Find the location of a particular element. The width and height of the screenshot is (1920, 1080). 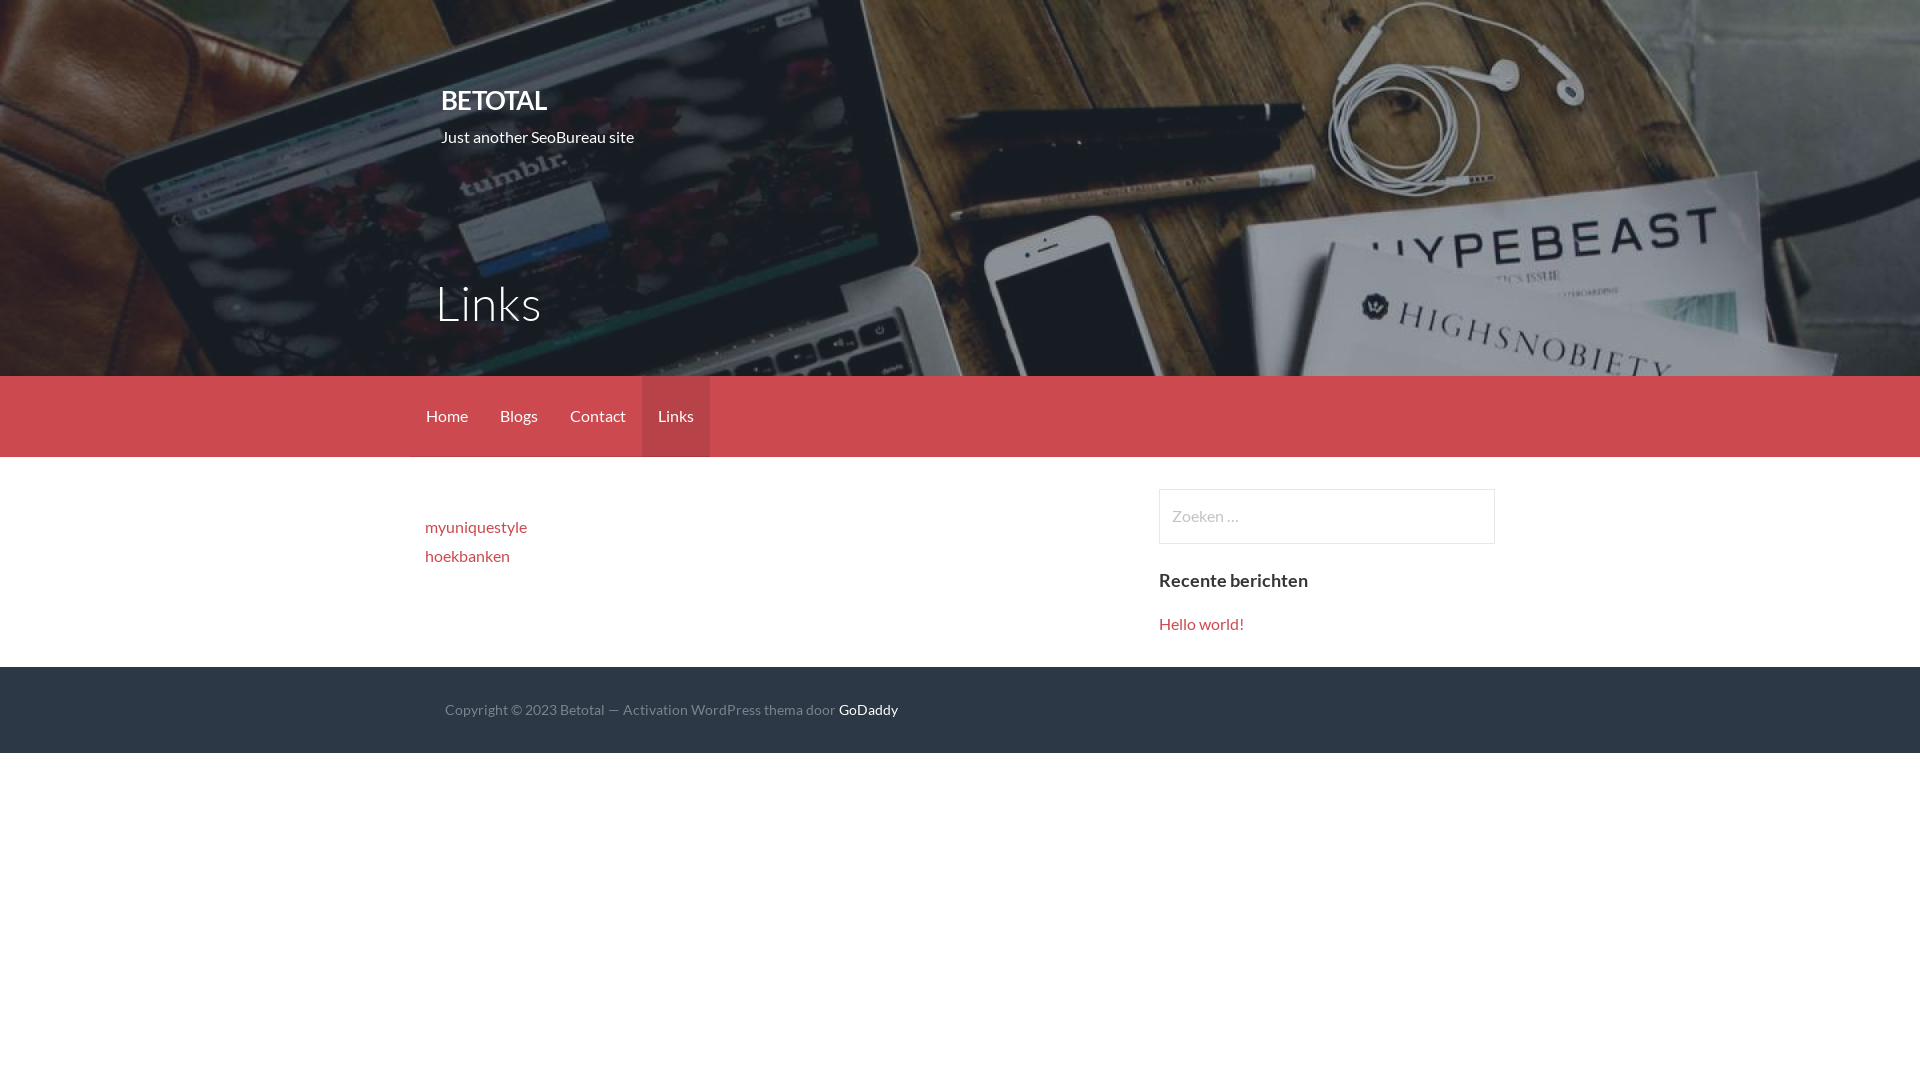

'BETOTAL' is located at coordinates (493, 100).